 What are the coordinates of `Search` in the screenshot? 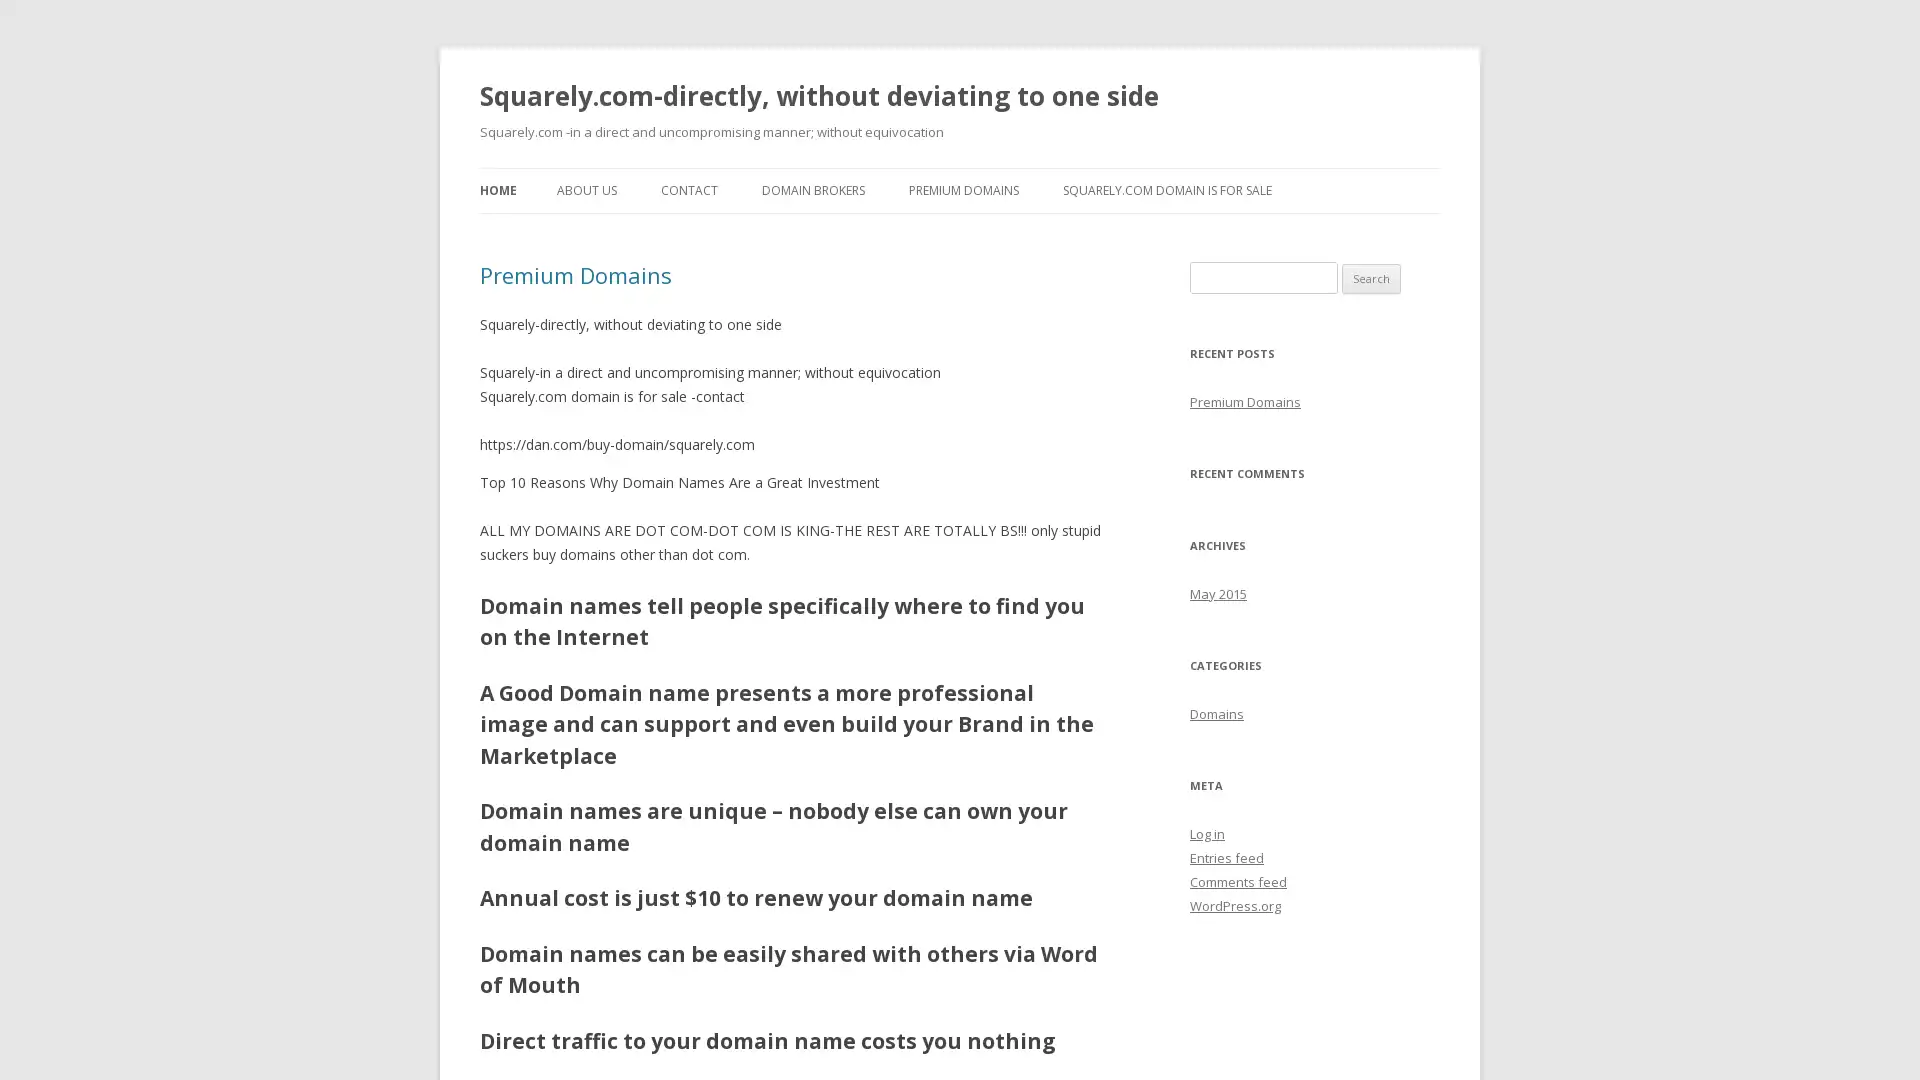 It's located at (1370, 278).